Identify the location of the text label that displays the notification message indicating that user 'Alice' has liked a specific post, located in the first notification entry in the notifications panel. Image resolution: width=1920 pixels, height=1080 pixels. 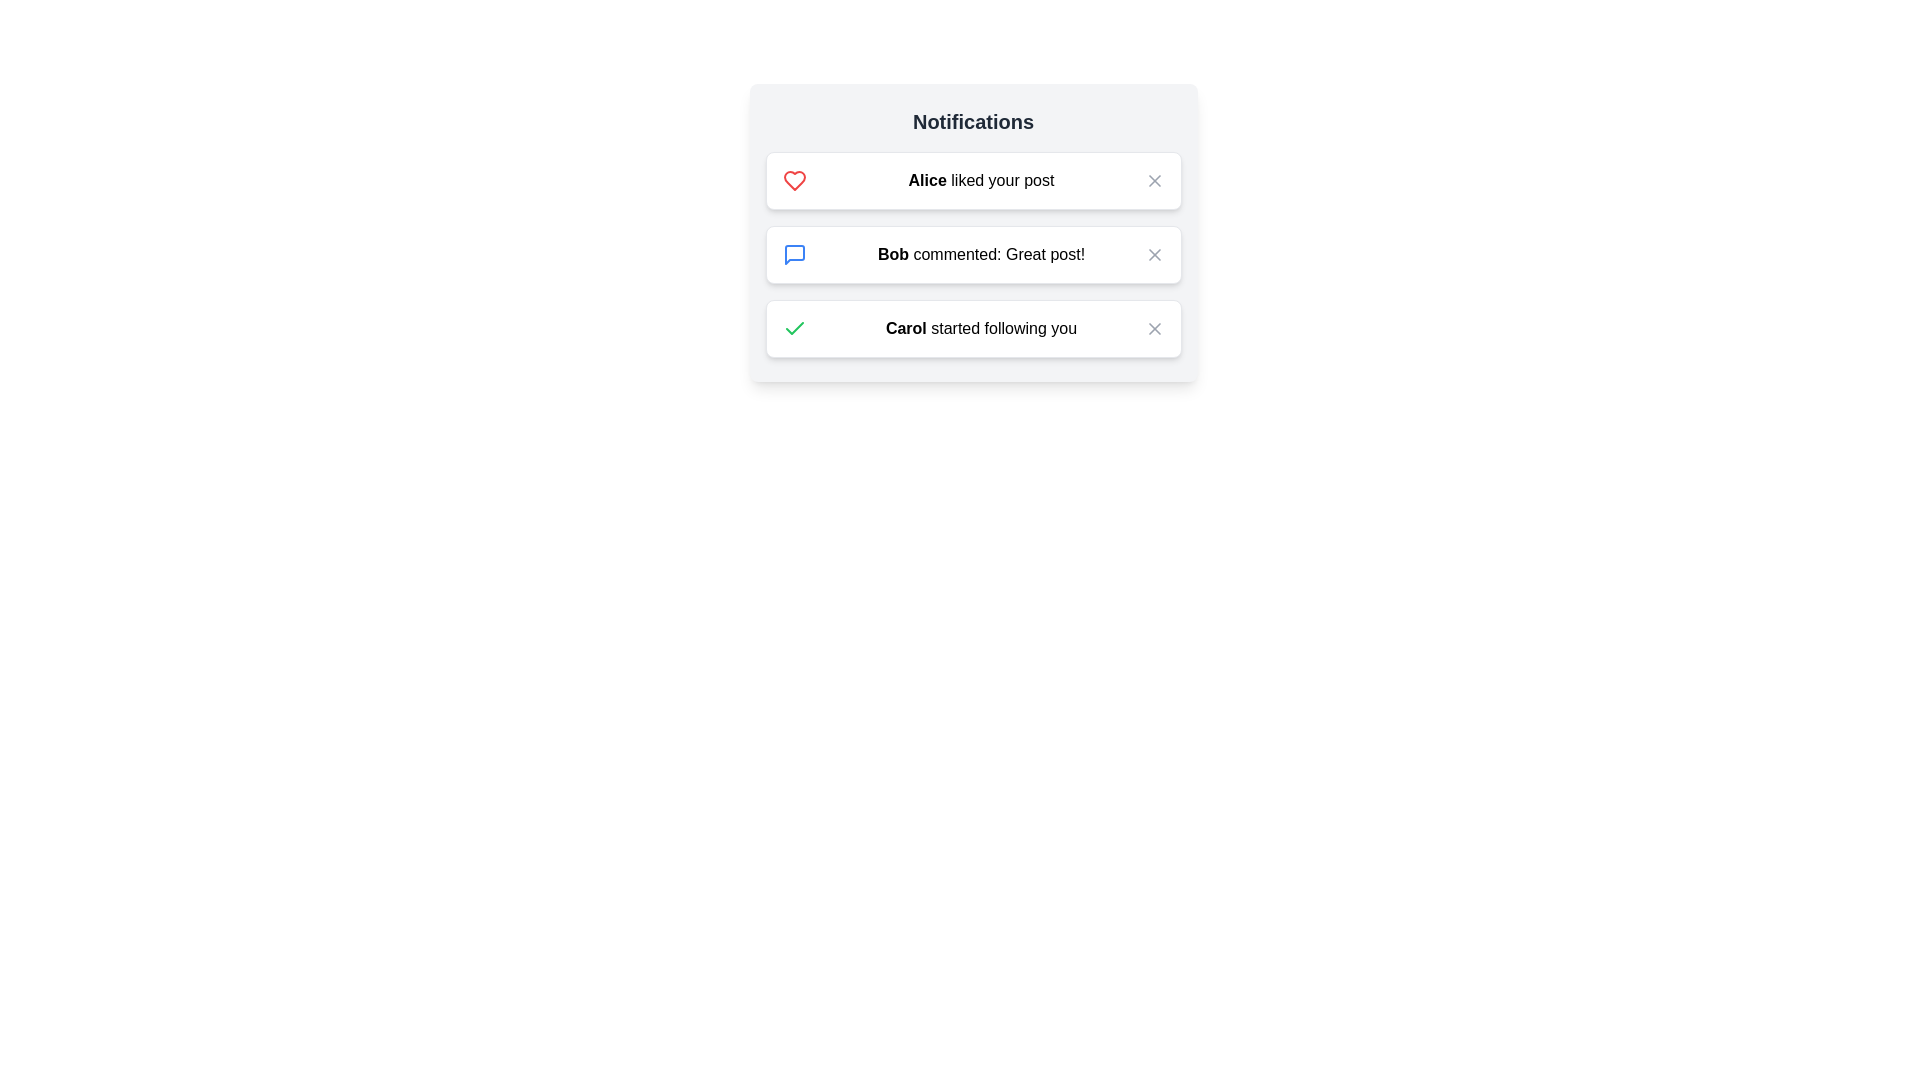
(981, 181).